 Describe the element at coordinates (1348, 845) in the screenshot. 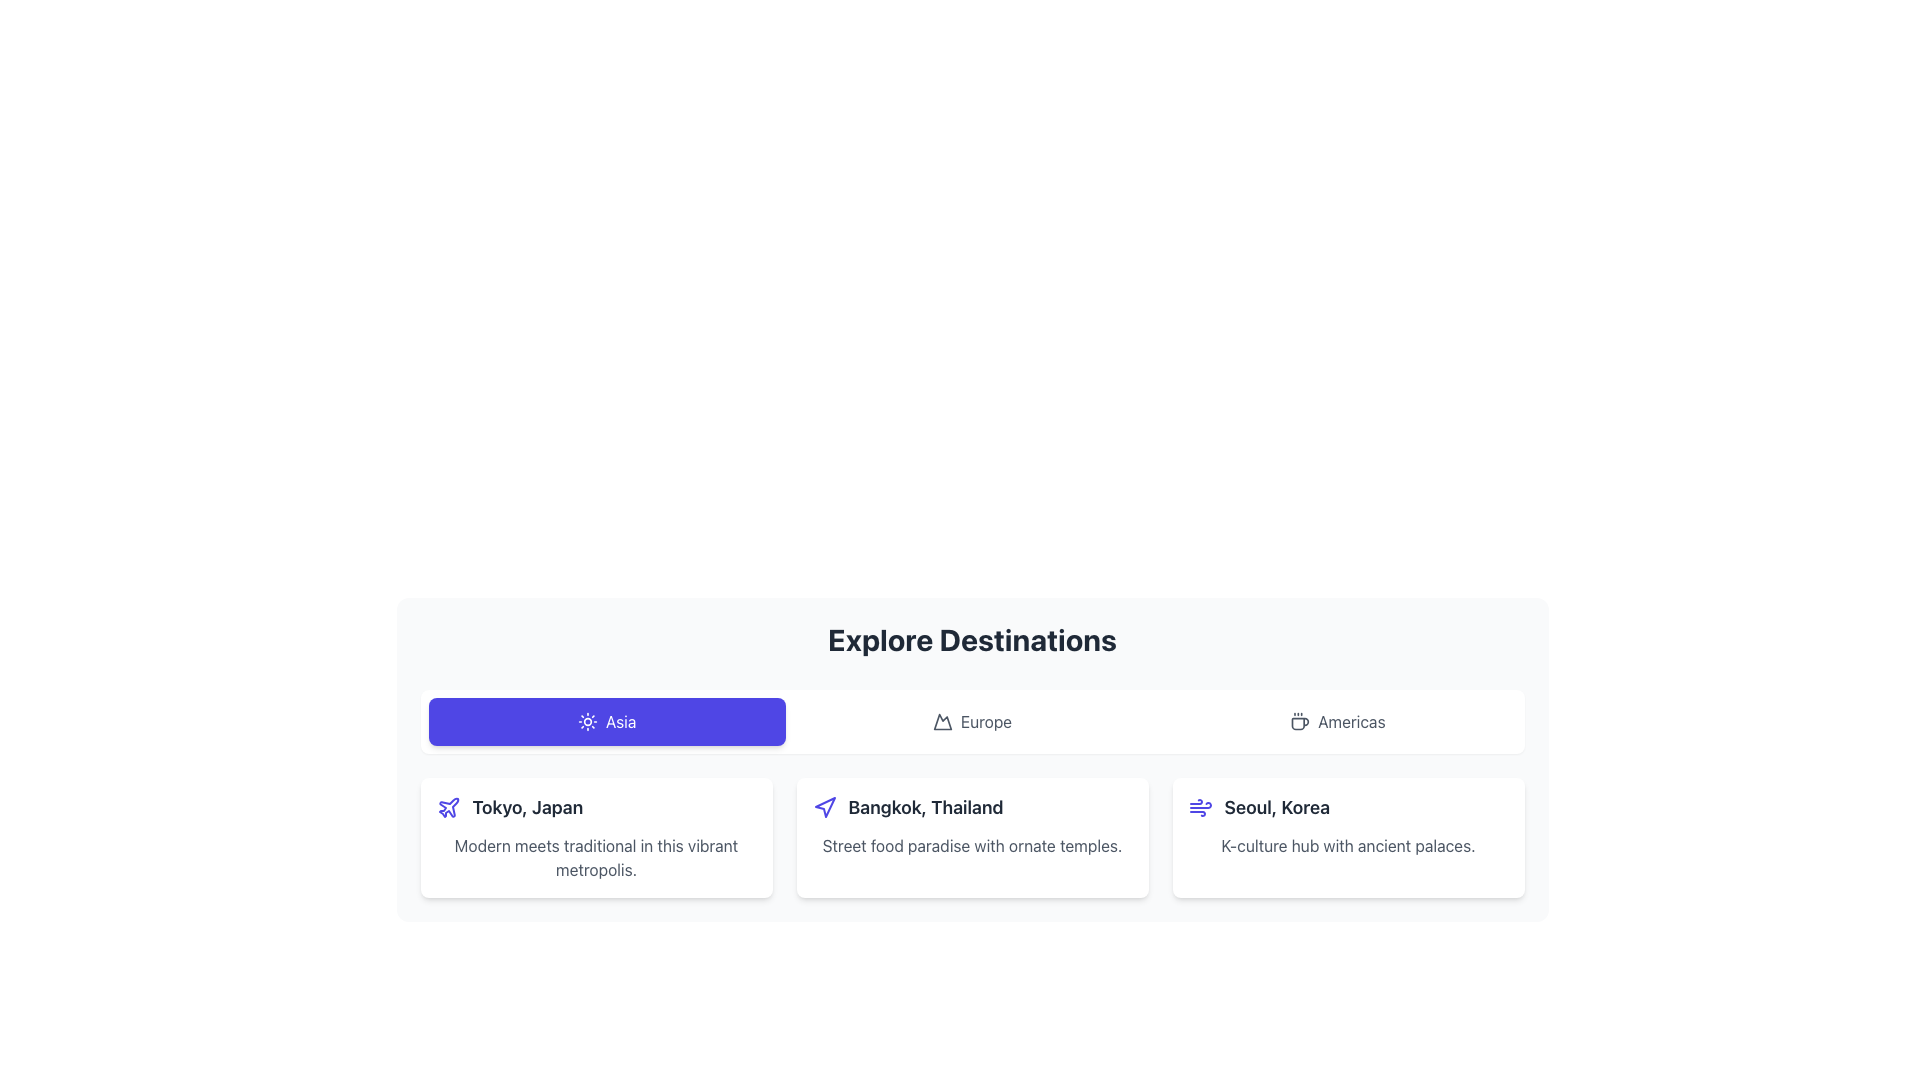

I see `description displayed in the text block that shows 'K-culture hub with ancient palaces.' located below the heading 'Seoul, Korea' in the third card of a horizontally-aligned list` at that location.